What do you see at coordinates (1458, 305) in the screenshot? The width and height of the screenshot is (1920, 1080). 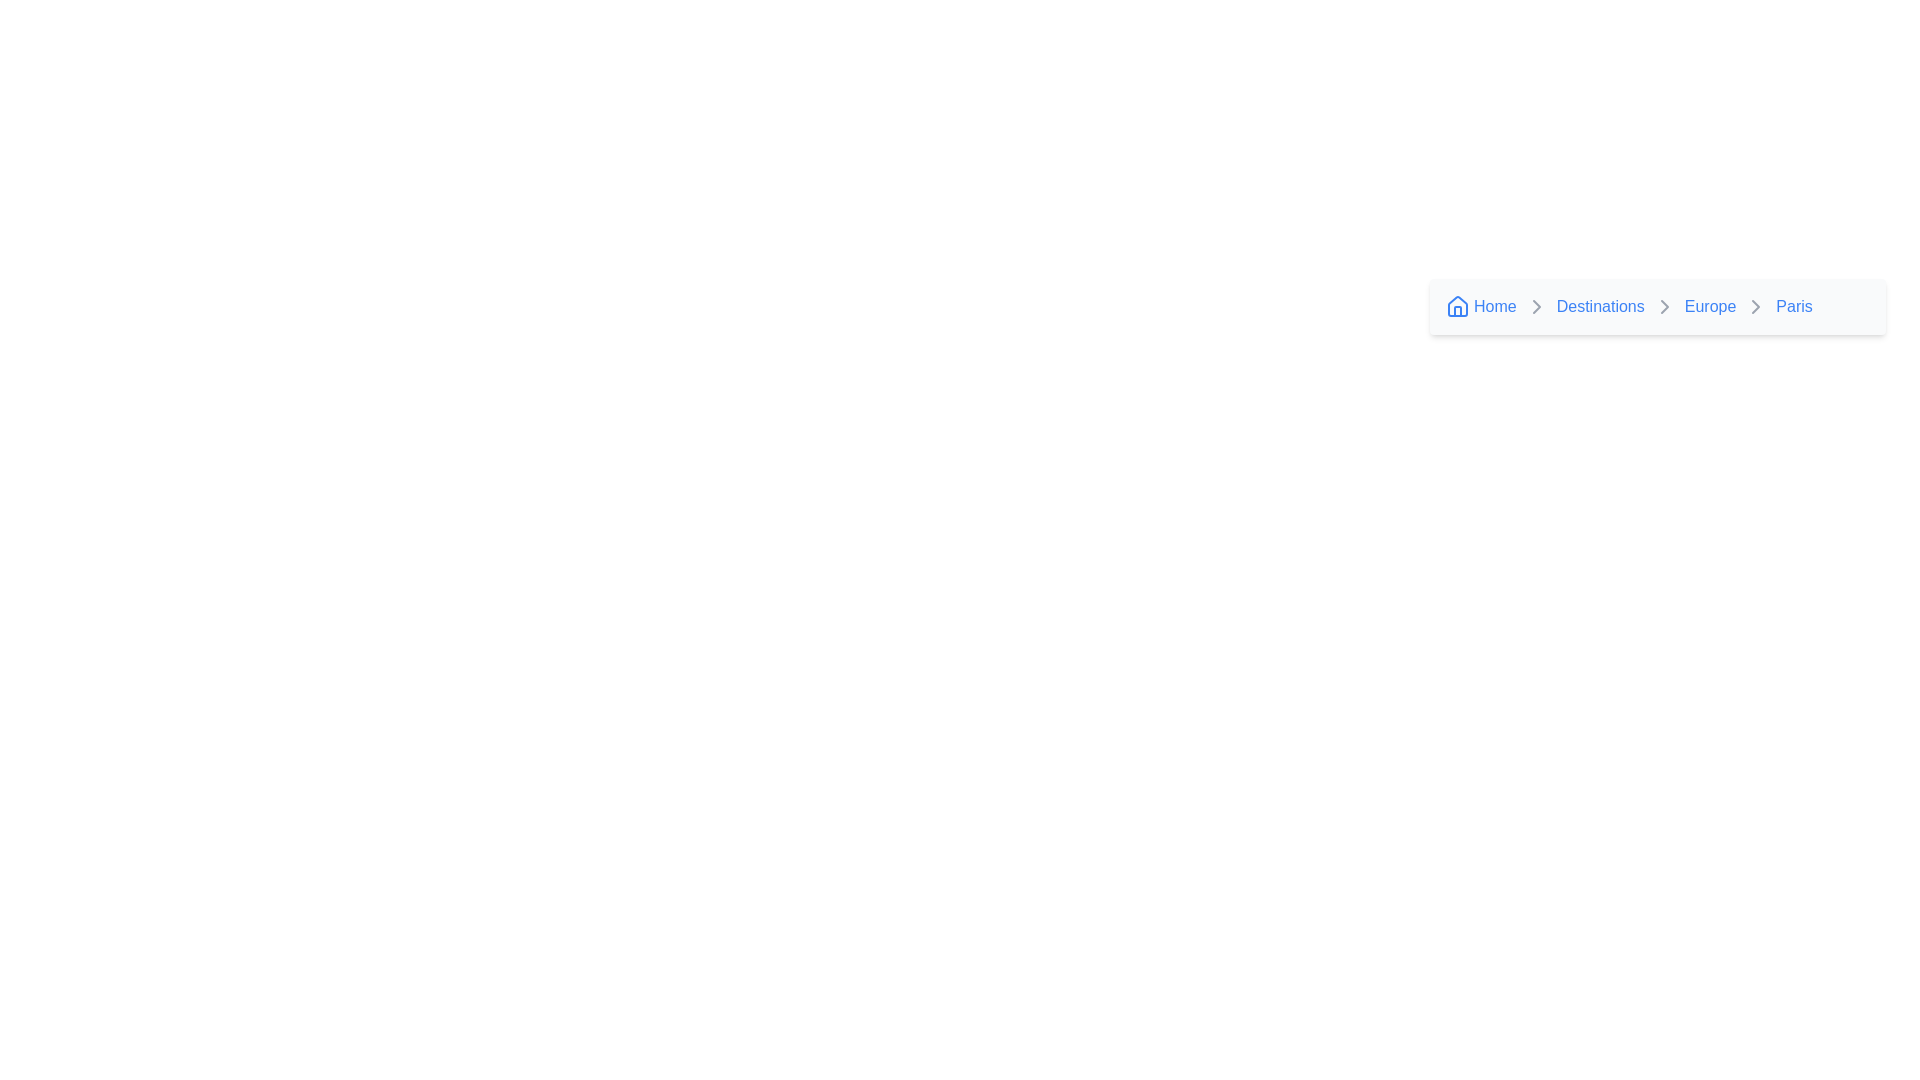 I see `the SVG graphic icon representing the 'Home' link in the breadcrumb navigation component, which is located on the far left and is the first item in the navigation` at bounding box center [1458, 305].